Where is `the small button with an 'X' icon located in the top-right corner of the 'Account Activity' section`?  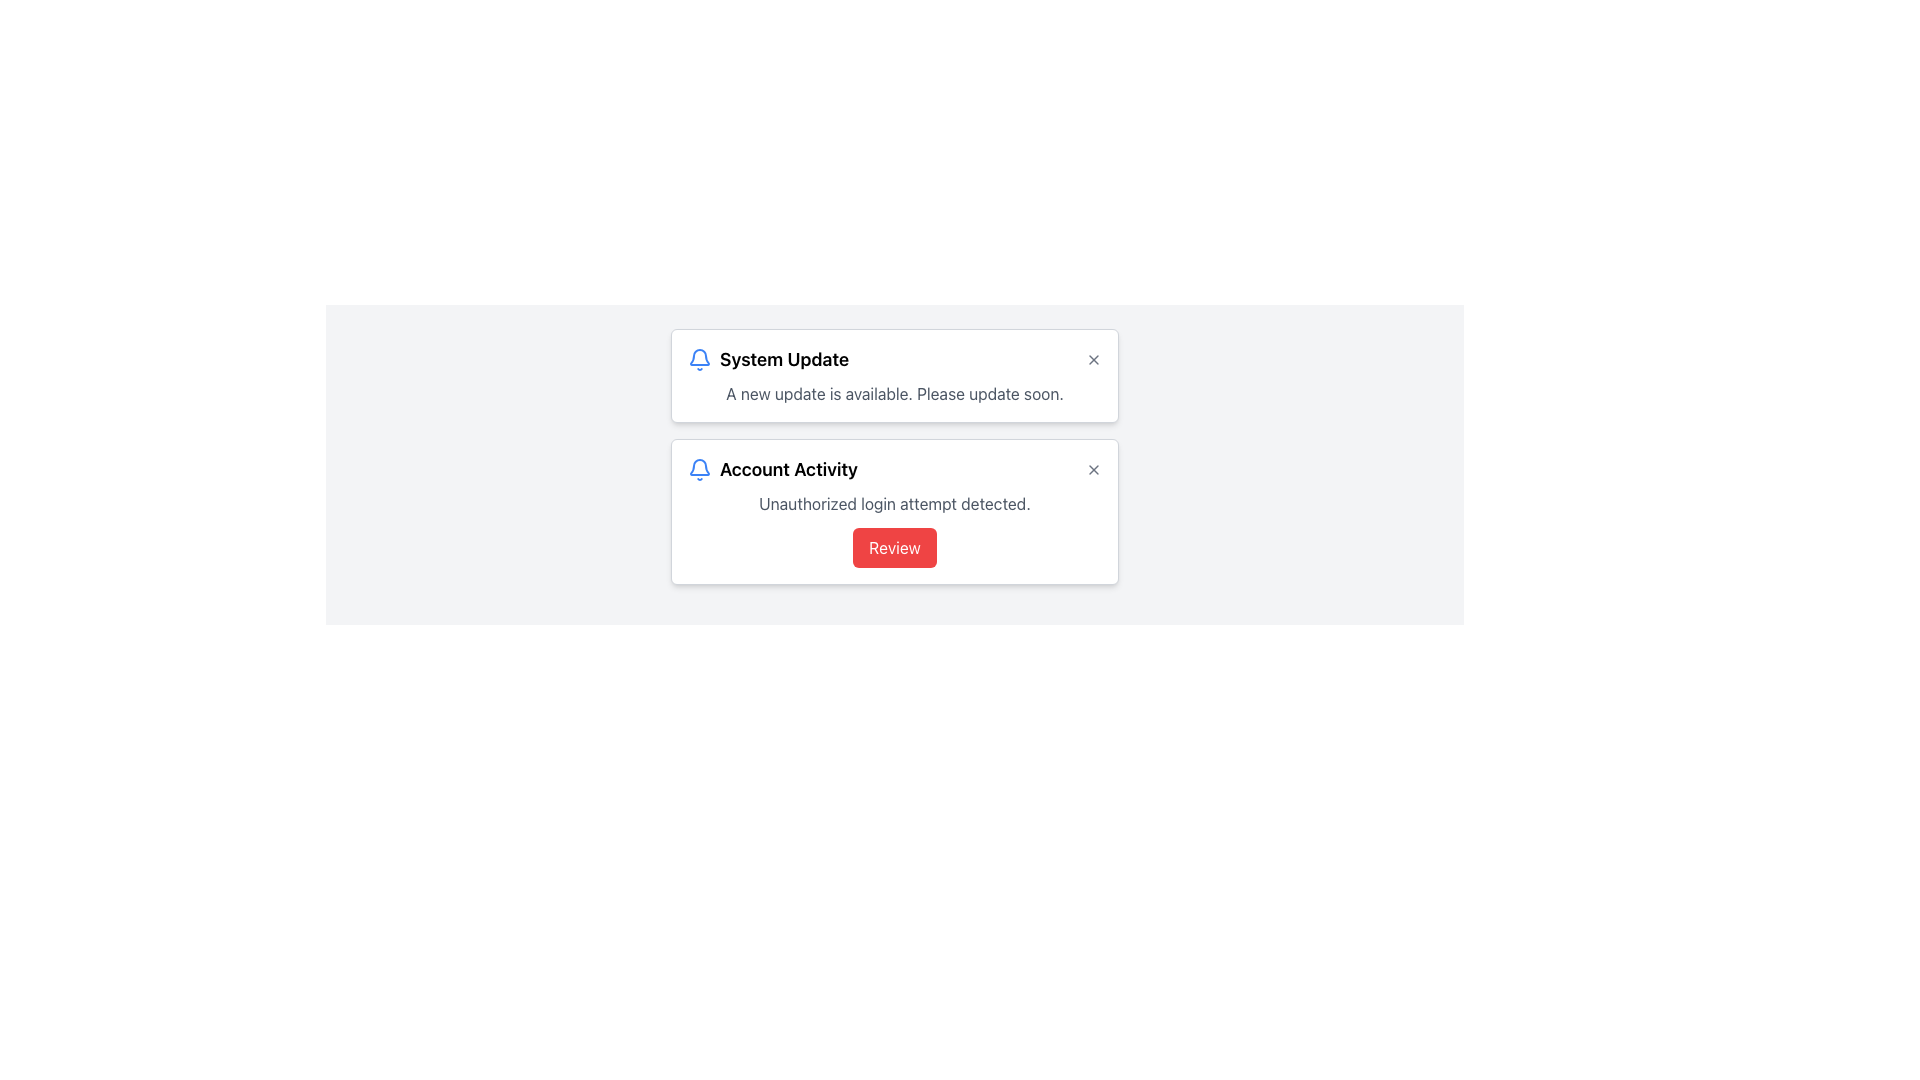 the small button with an 'X' icon located in the top-right corner of the 'Account Activity' section is located at coordinates (1093, 470).